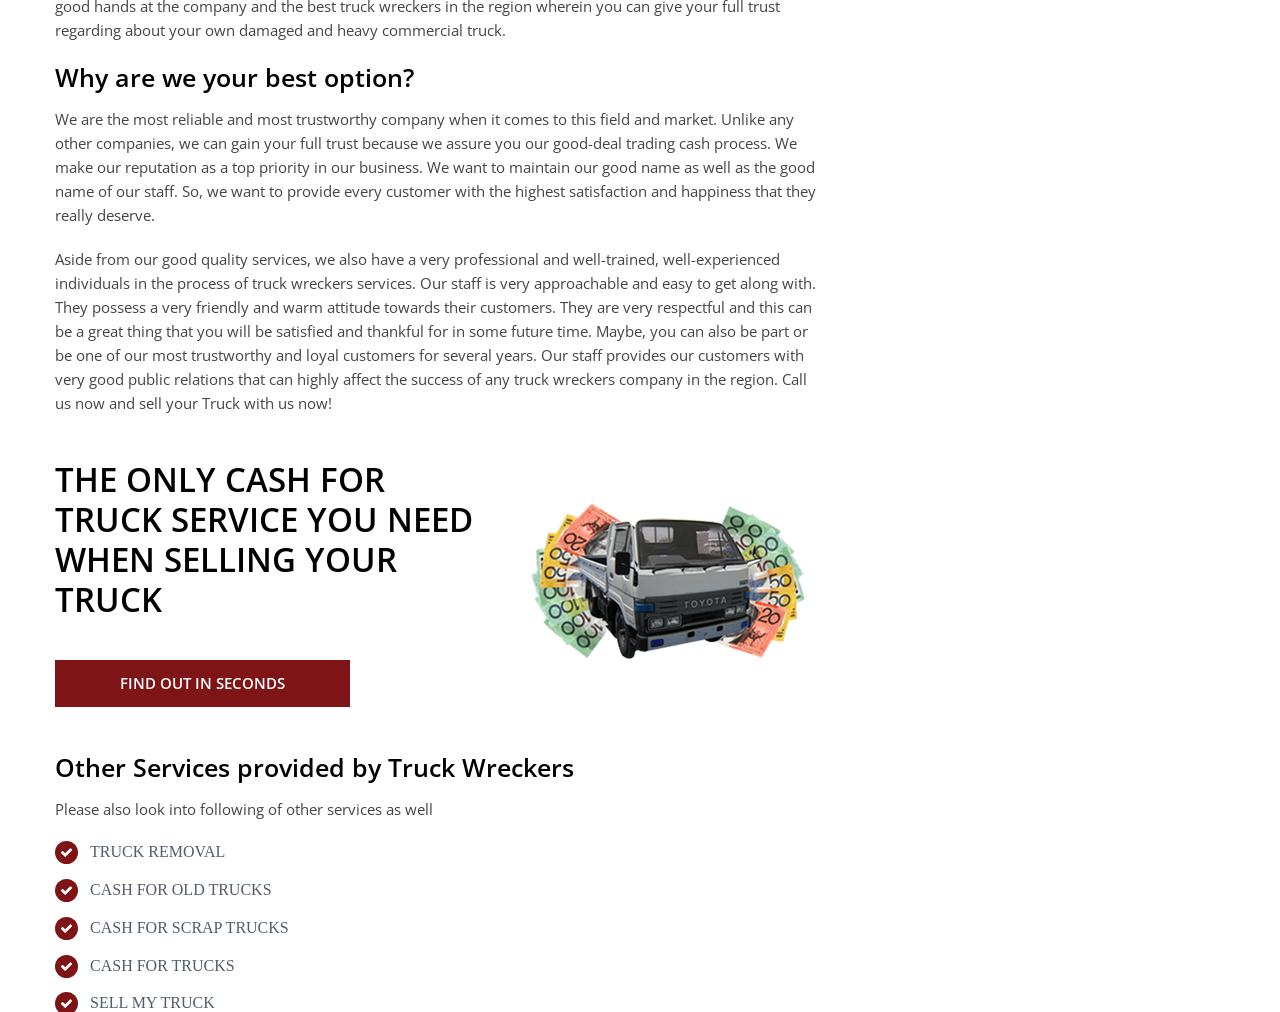 The image size is (1280, 1012). I want to click on 'CASH FOR OLD TRUCKS', so click(88, 888).